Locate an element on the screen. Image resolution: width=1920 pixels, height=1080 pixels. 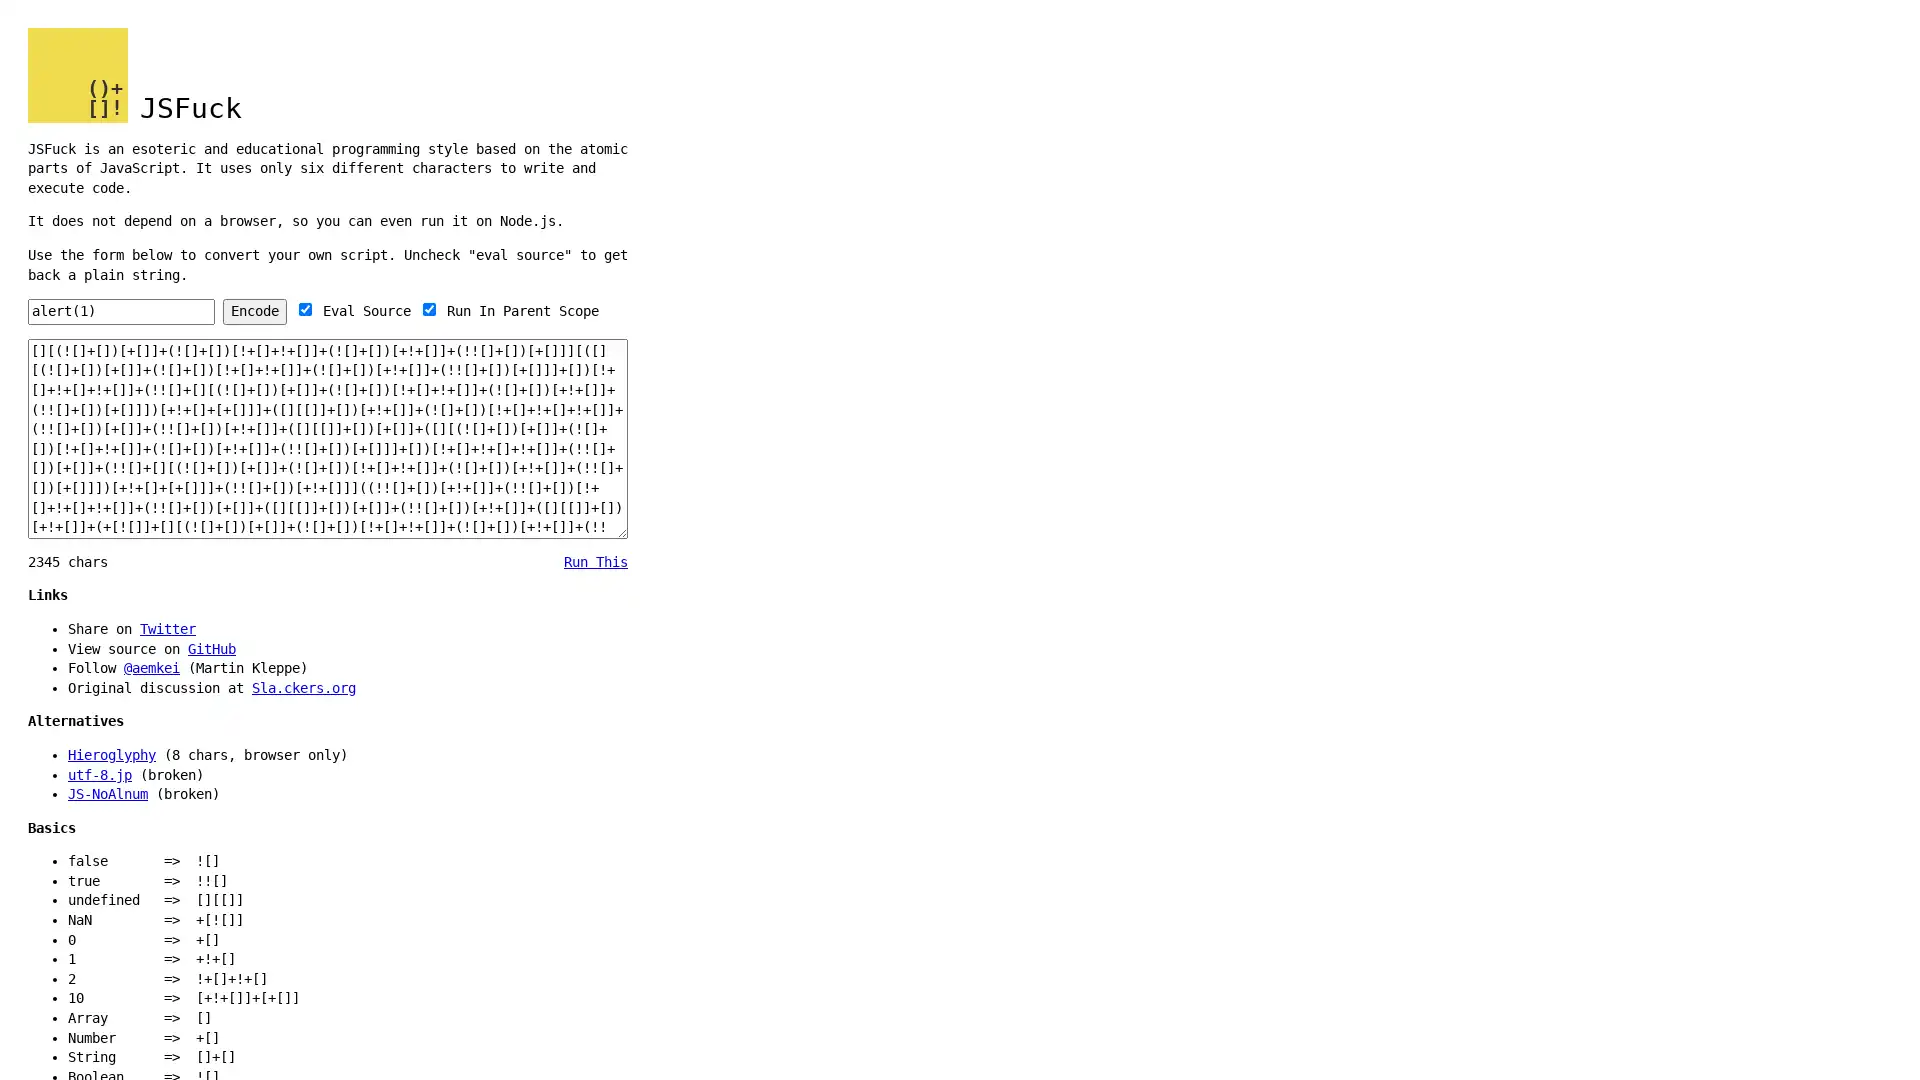
Encode is located at coordinates (253, 311).